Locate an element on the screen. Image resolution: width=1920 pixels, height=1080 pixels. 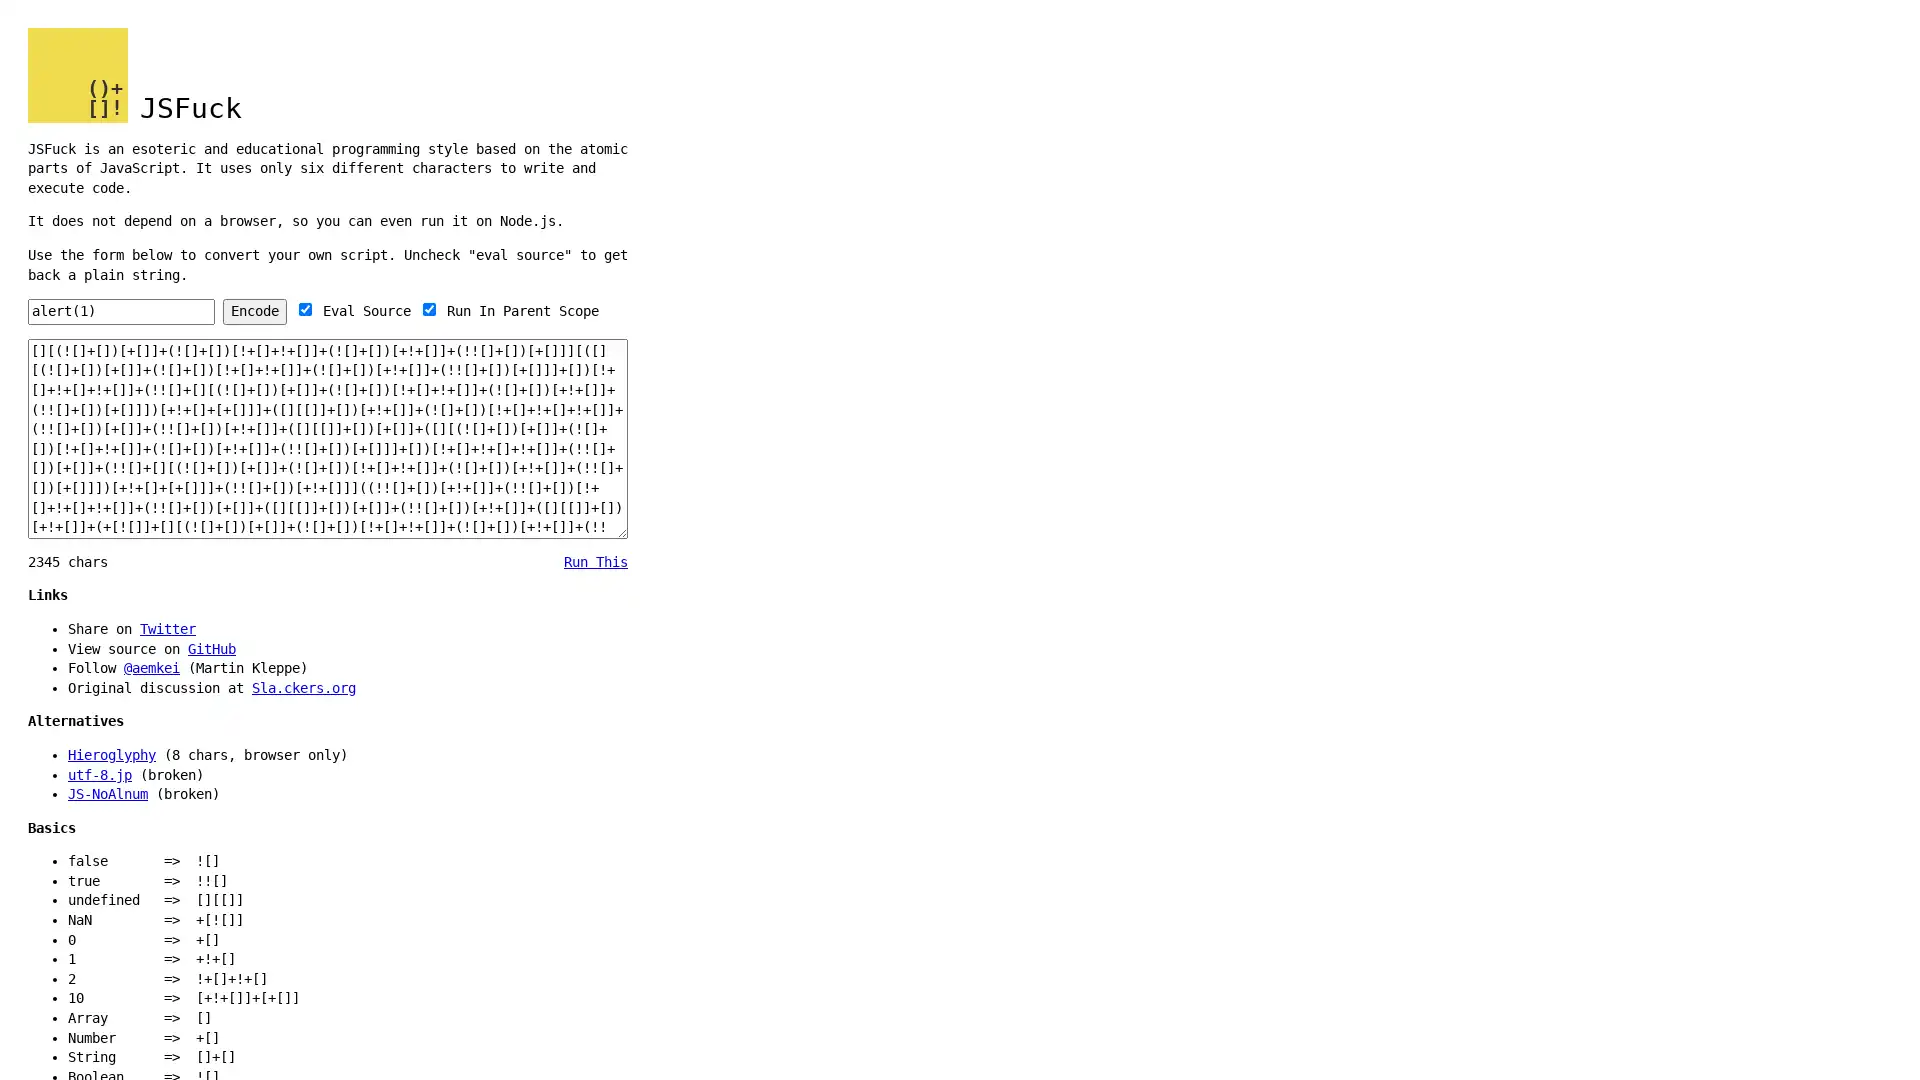
Encode is located at coordinates (253, 311).